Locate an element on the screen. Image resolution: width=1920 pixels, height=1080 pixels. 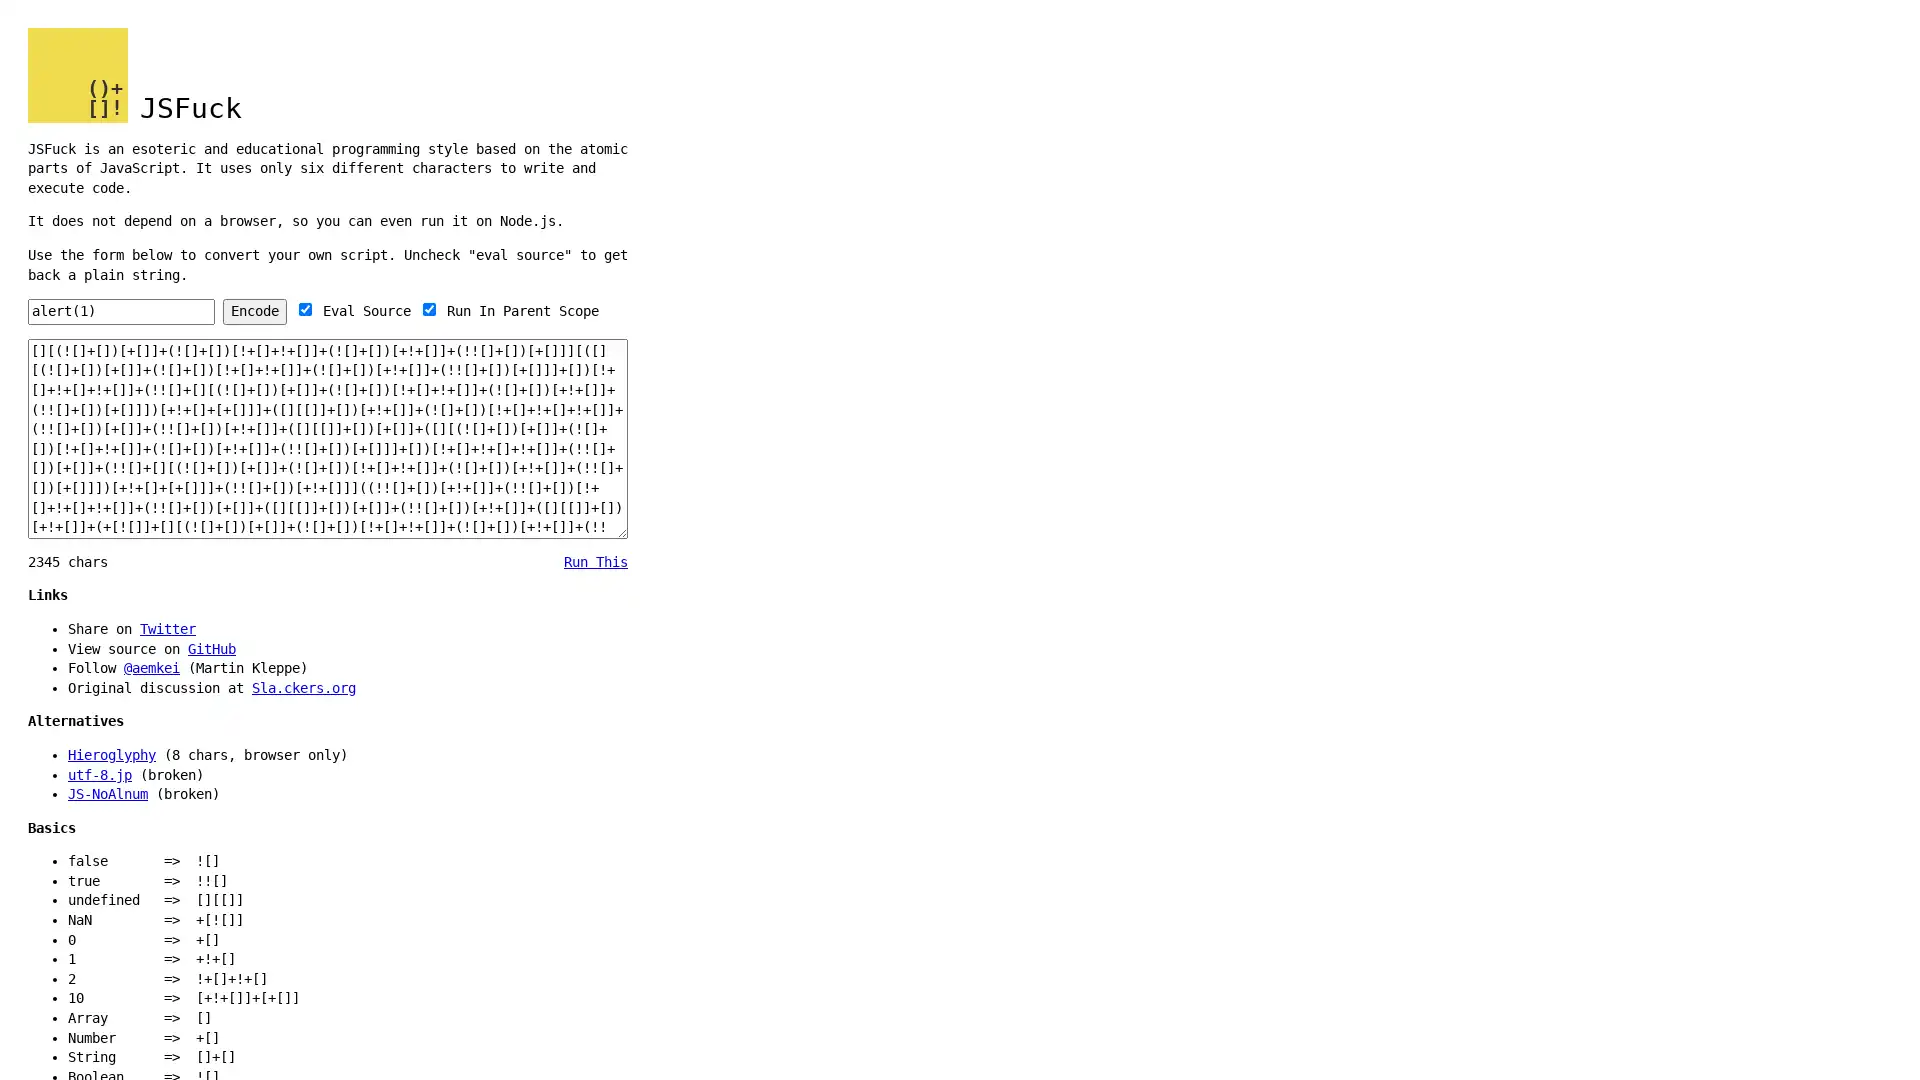
Encode is located at coordinates (253, 311).